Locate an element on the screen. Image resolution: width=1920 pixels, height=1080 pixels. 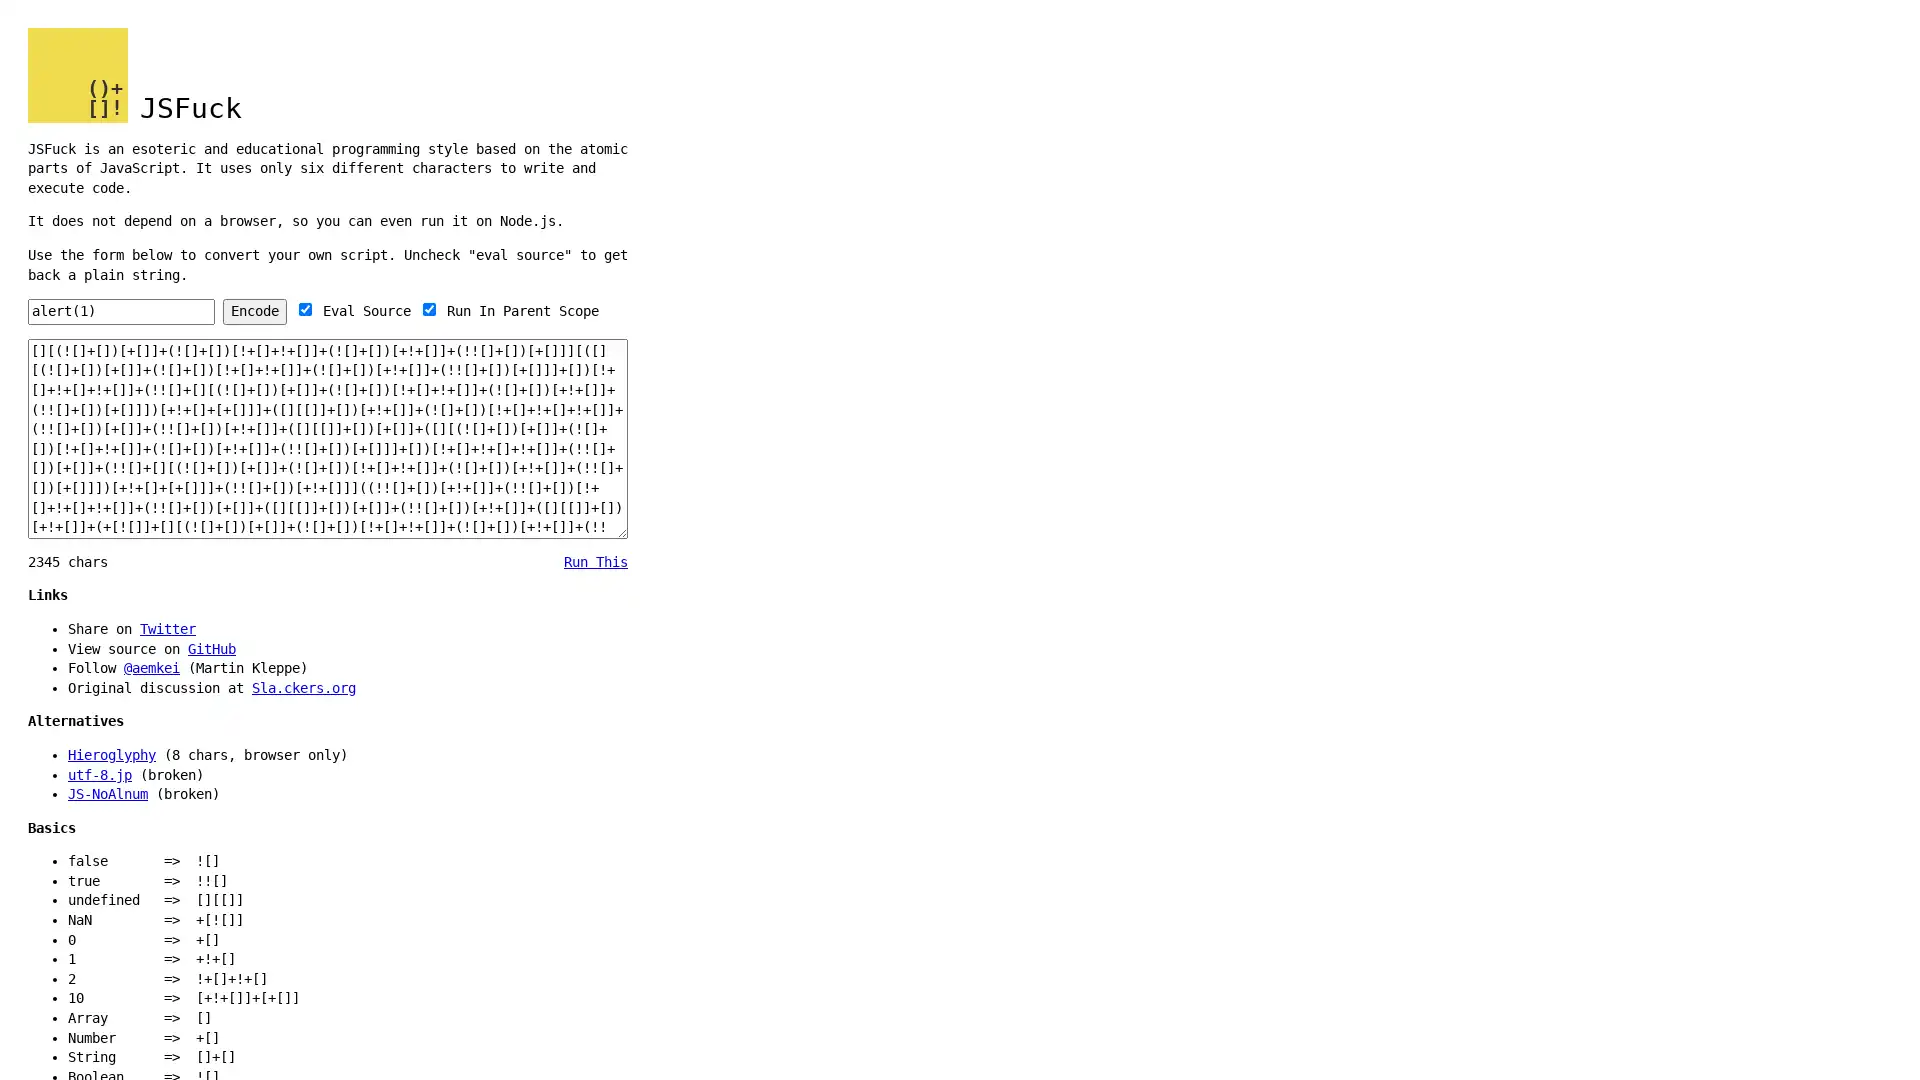
Encode is located at coordinates (253, 311).